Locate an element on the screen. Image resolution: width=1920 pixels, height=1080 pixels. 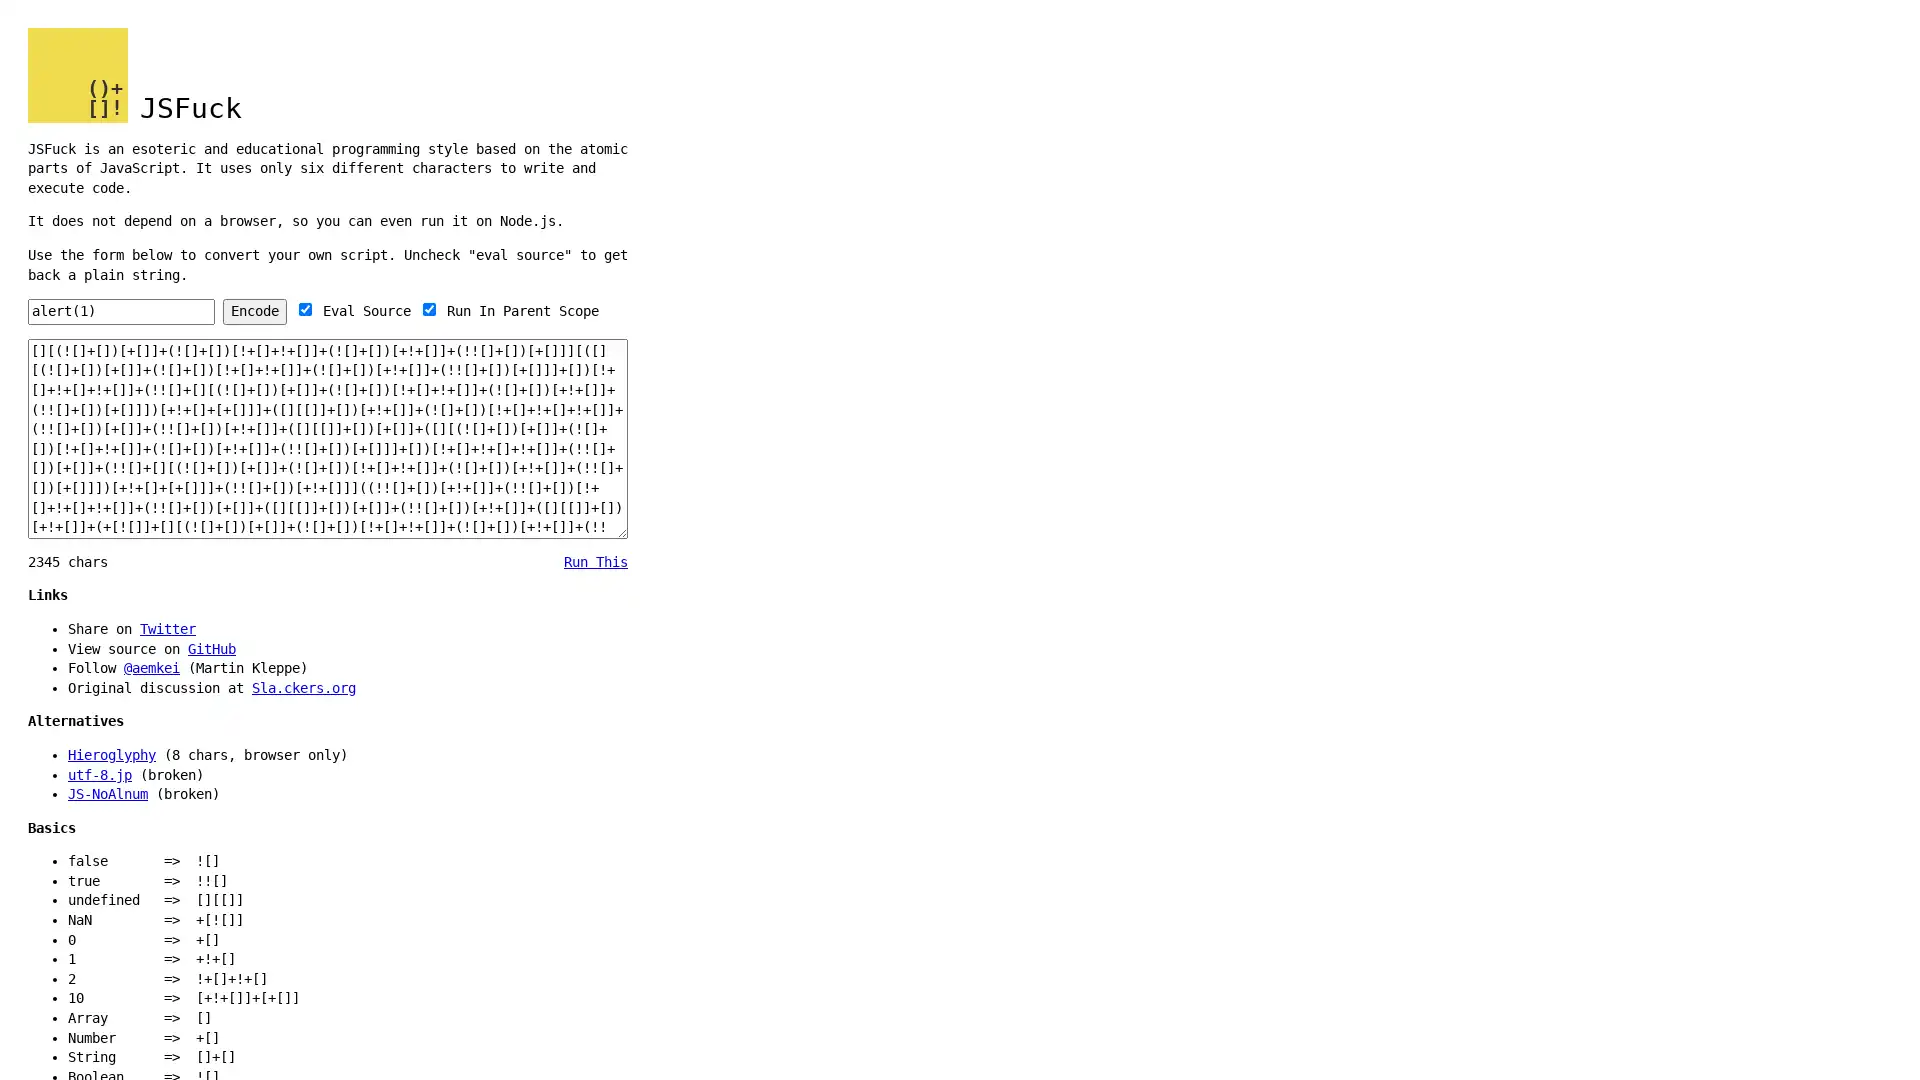
Encode is located at coordinates (253, 311).